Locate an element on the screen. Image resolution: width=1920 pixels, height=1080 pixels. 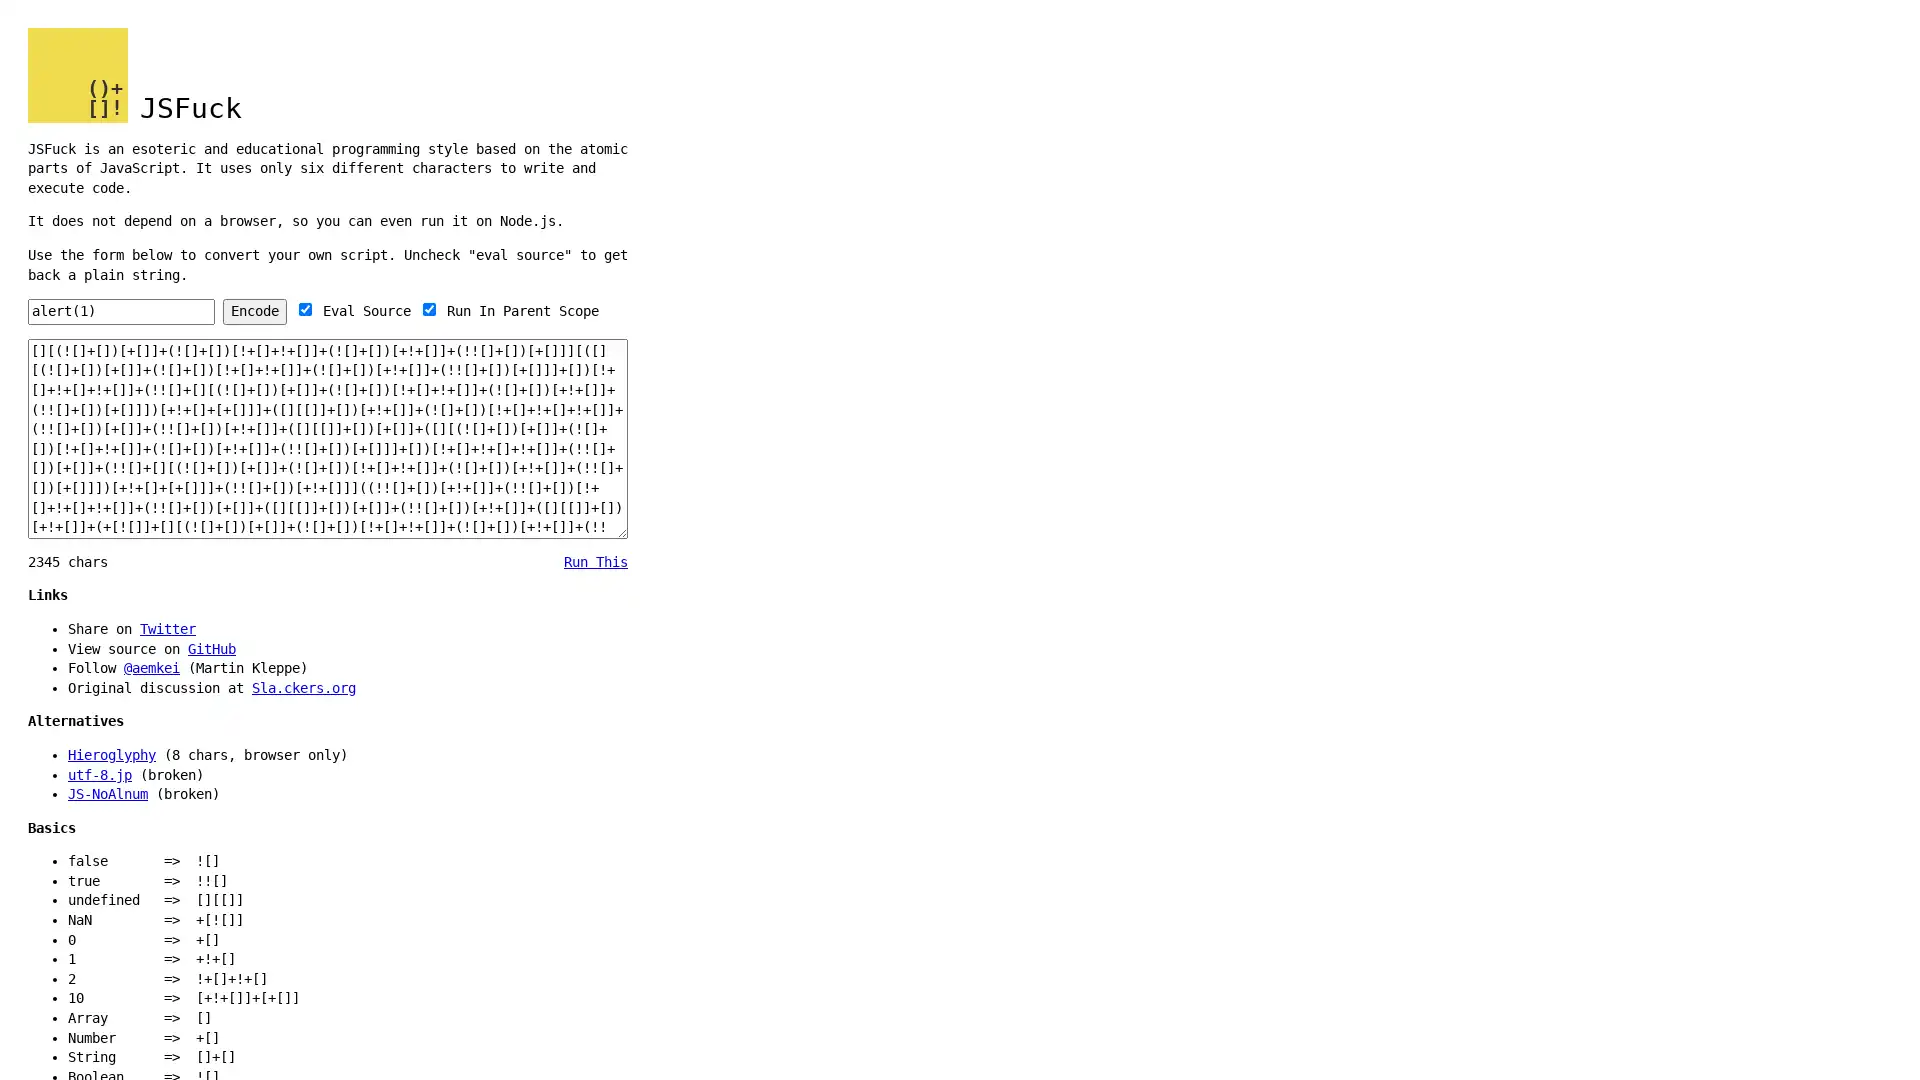
Encode is located at coordinates (253, 311).